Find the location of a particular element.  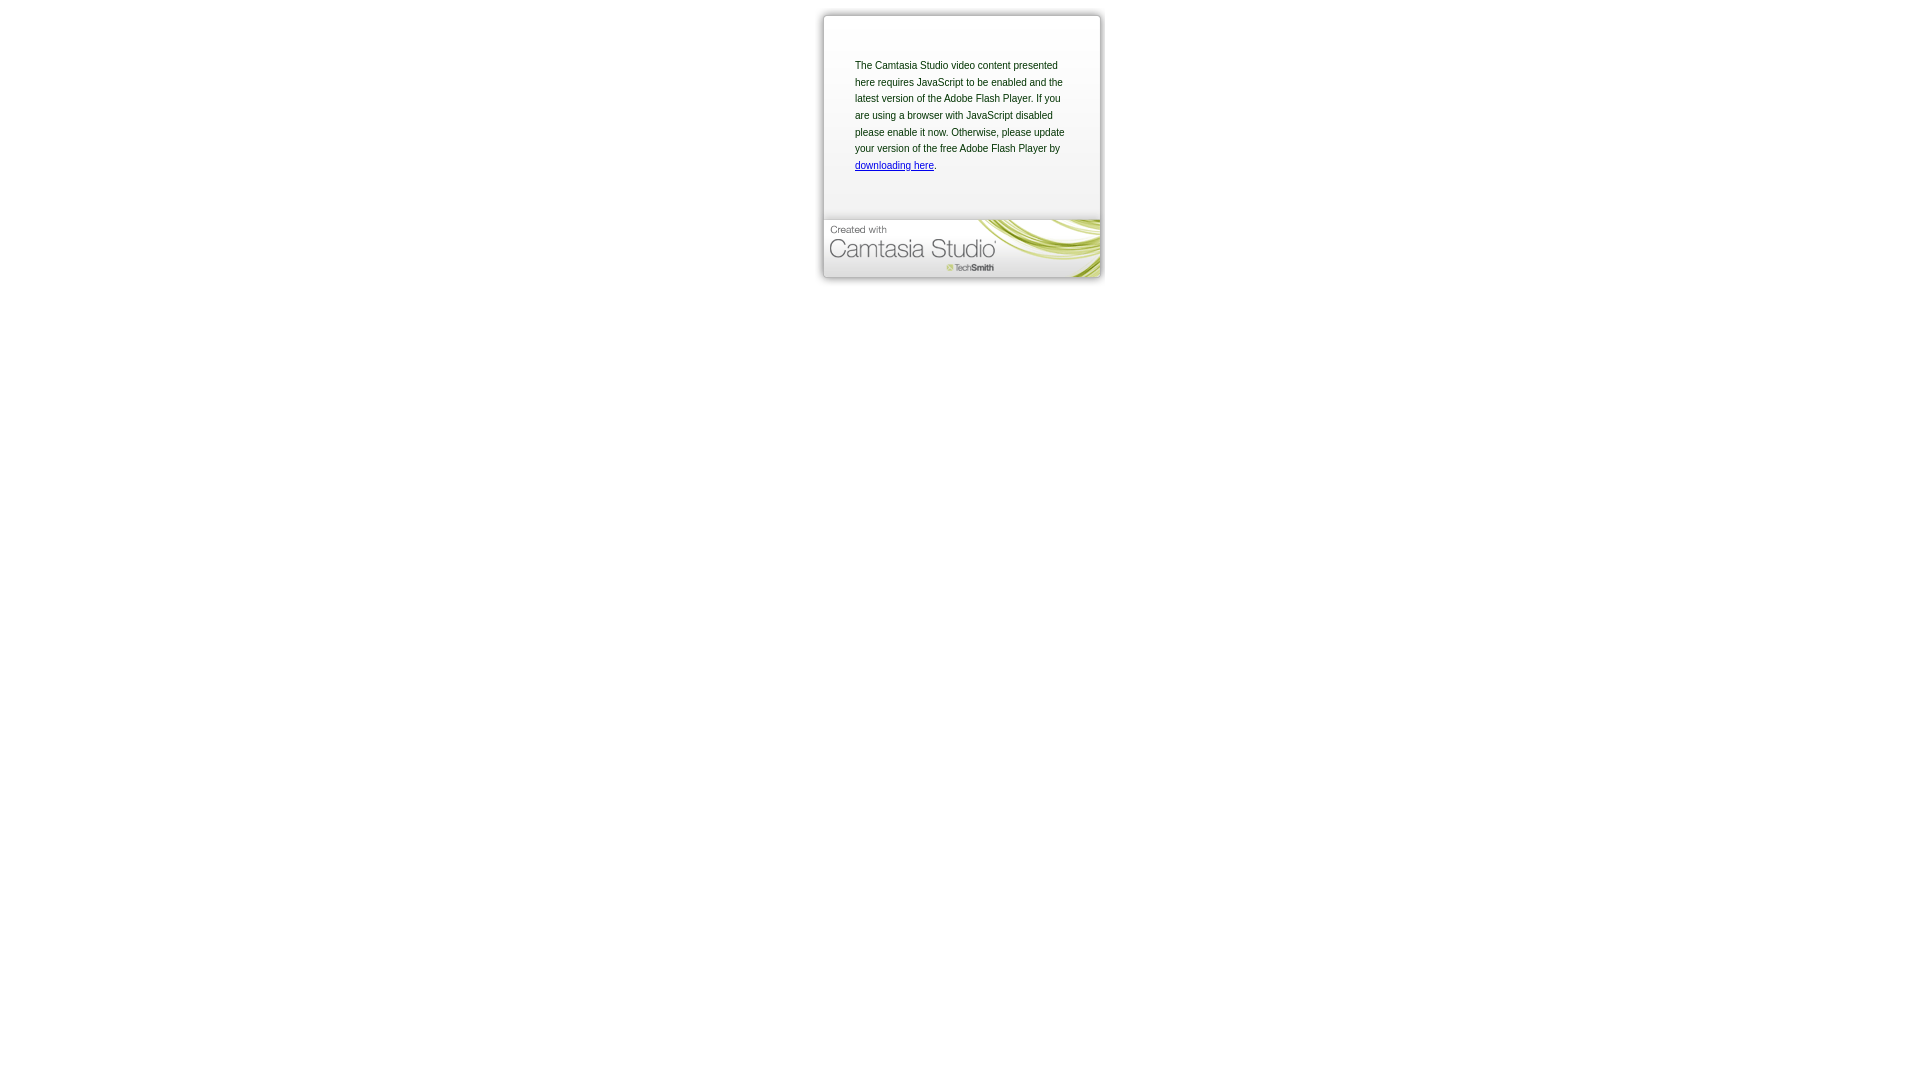

'downloading here' is located at coordinates (854, 164).